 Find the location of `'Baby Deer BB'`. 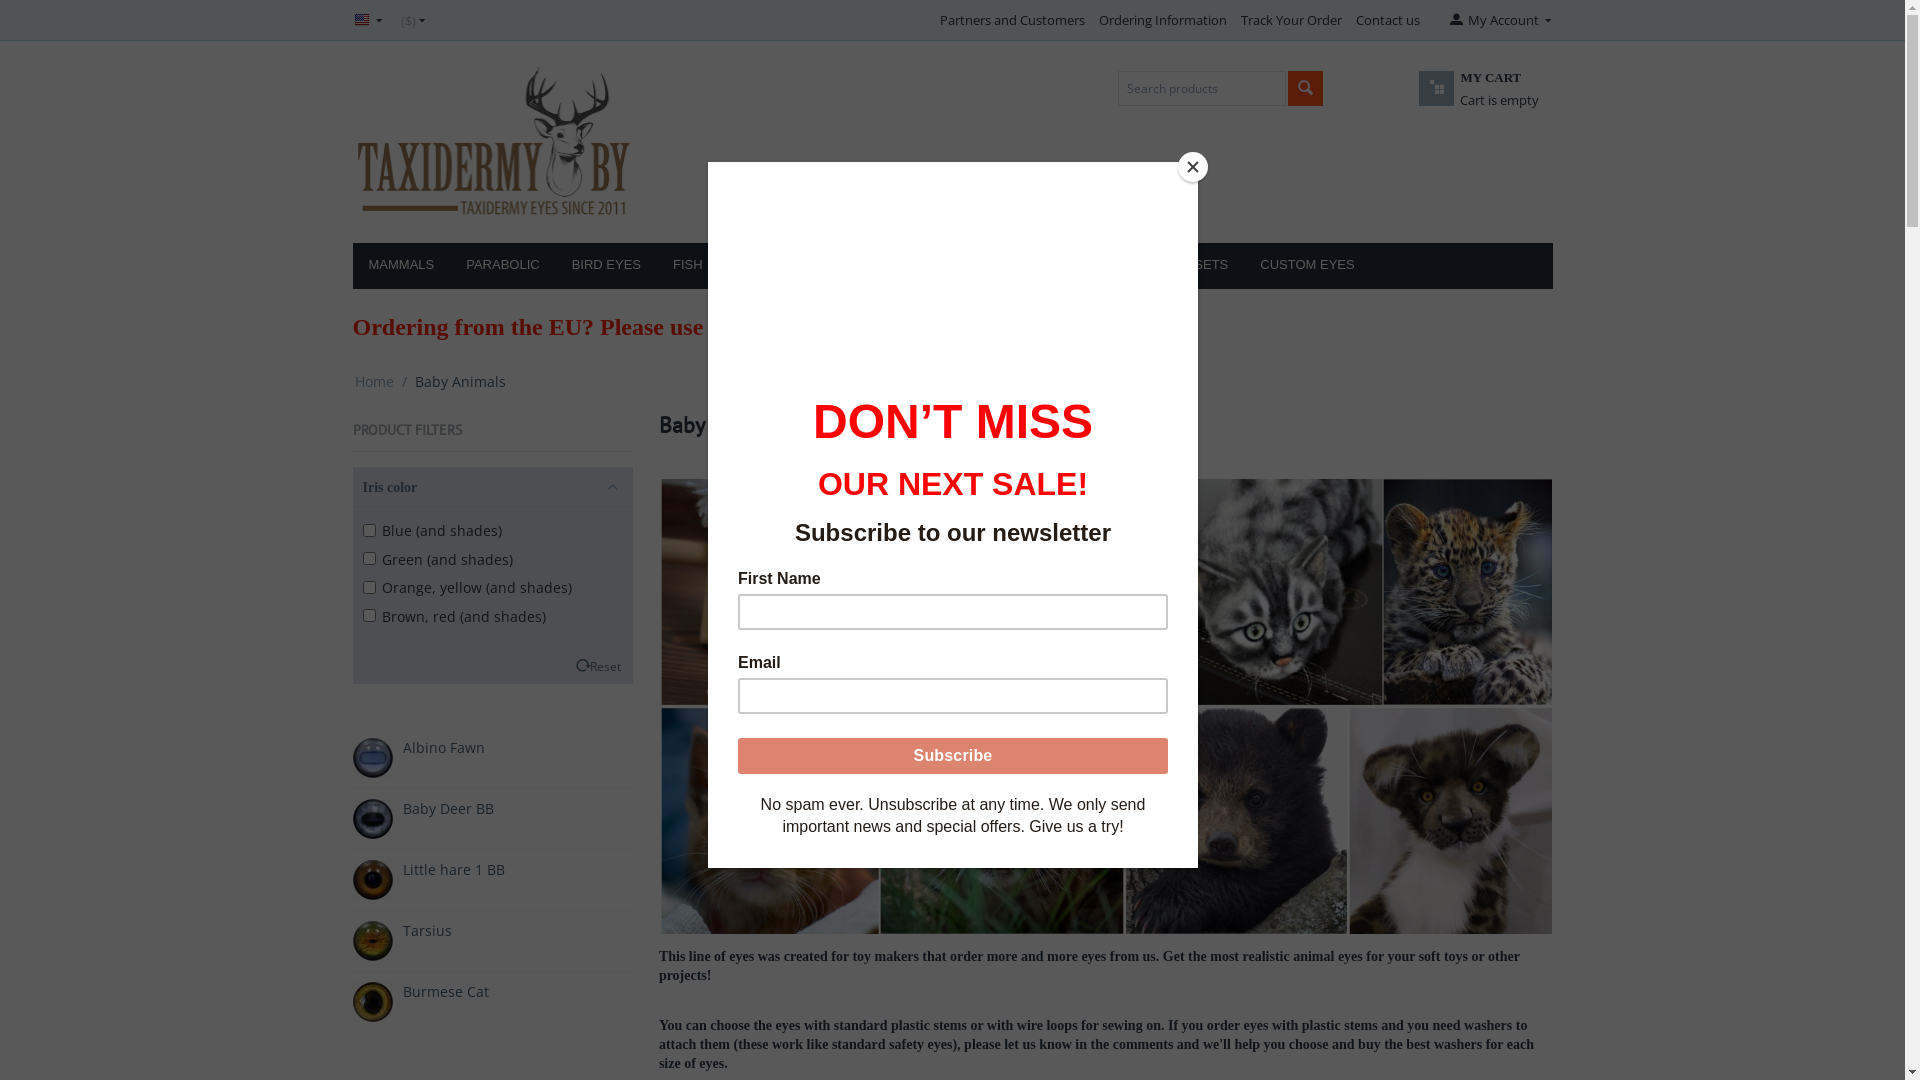

'Baby Deer BB' is located at coordinates (446, 807).